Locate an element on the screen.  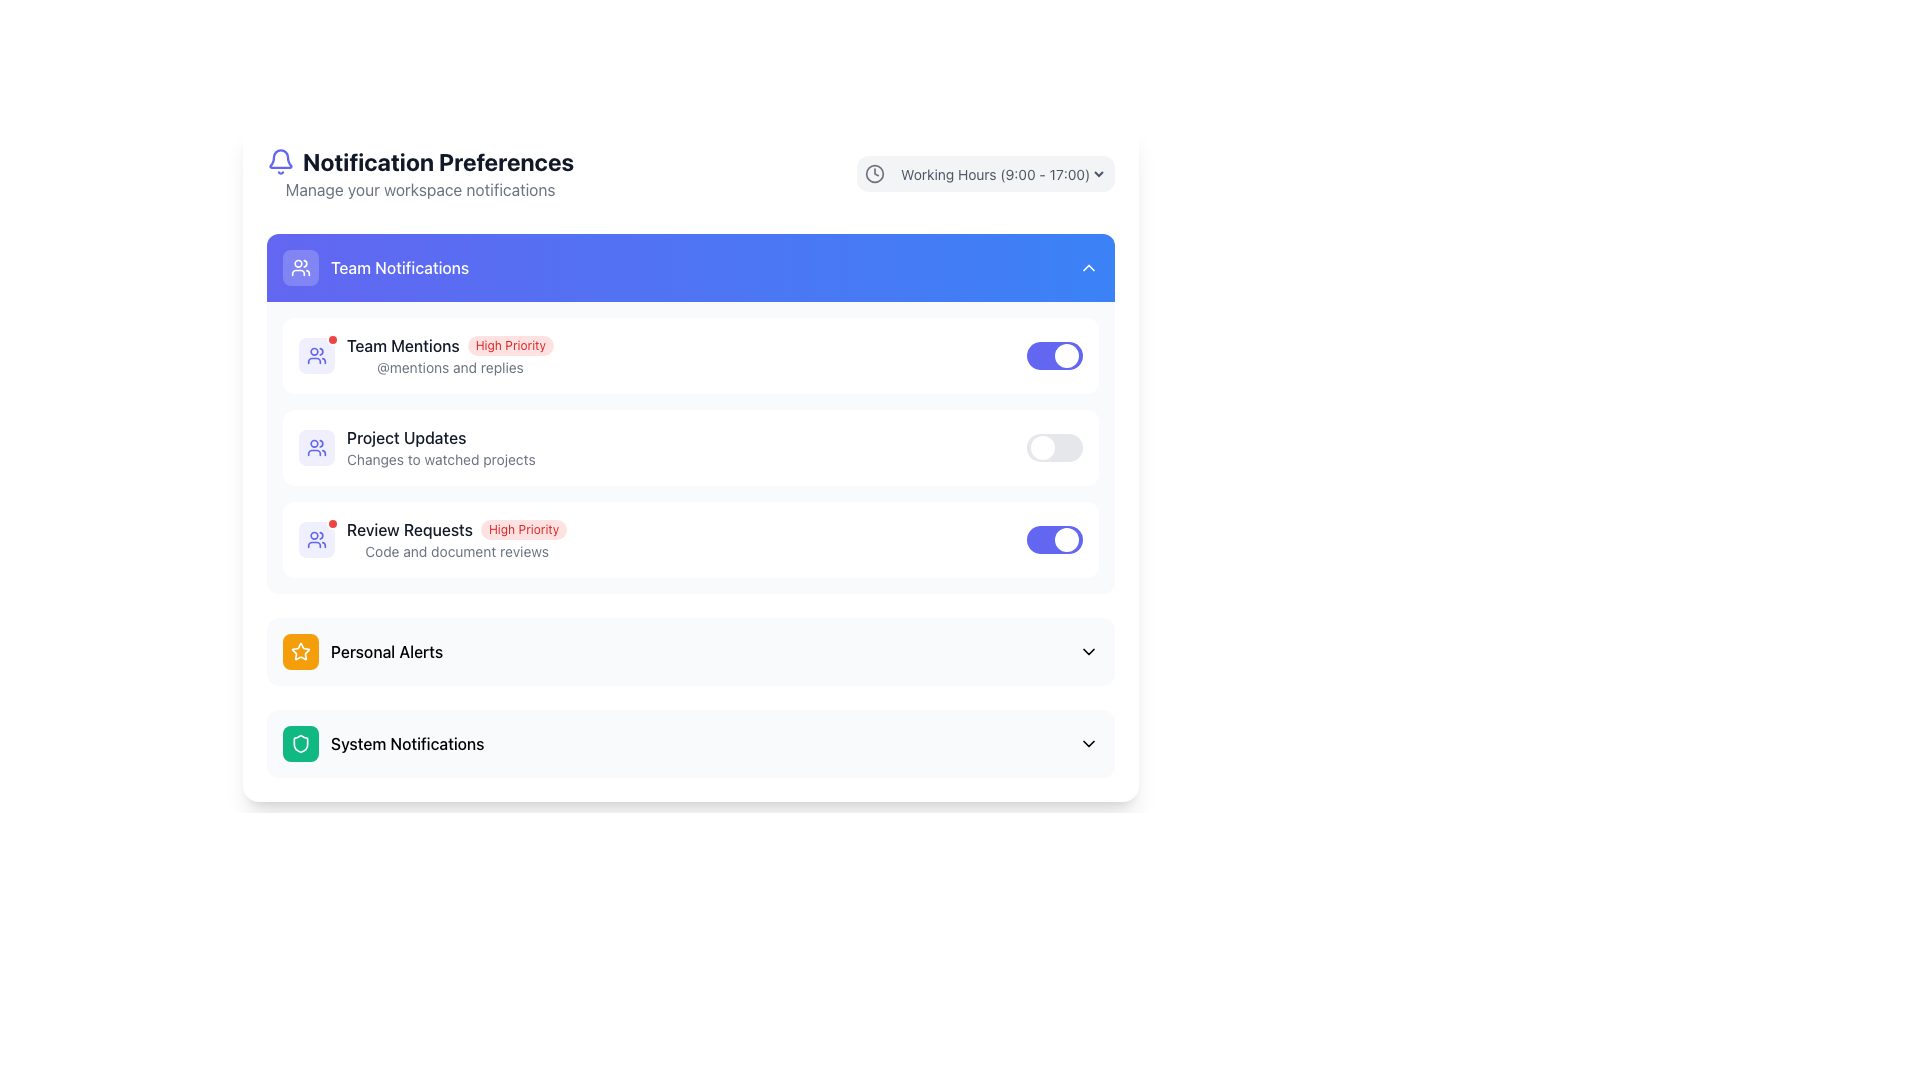
the text label displaying 'Review Requests', which is styled in bold and dark color, located within the 'Team Notifications' section next to a 'High Priority' badge is located at coordinates (408, 528).